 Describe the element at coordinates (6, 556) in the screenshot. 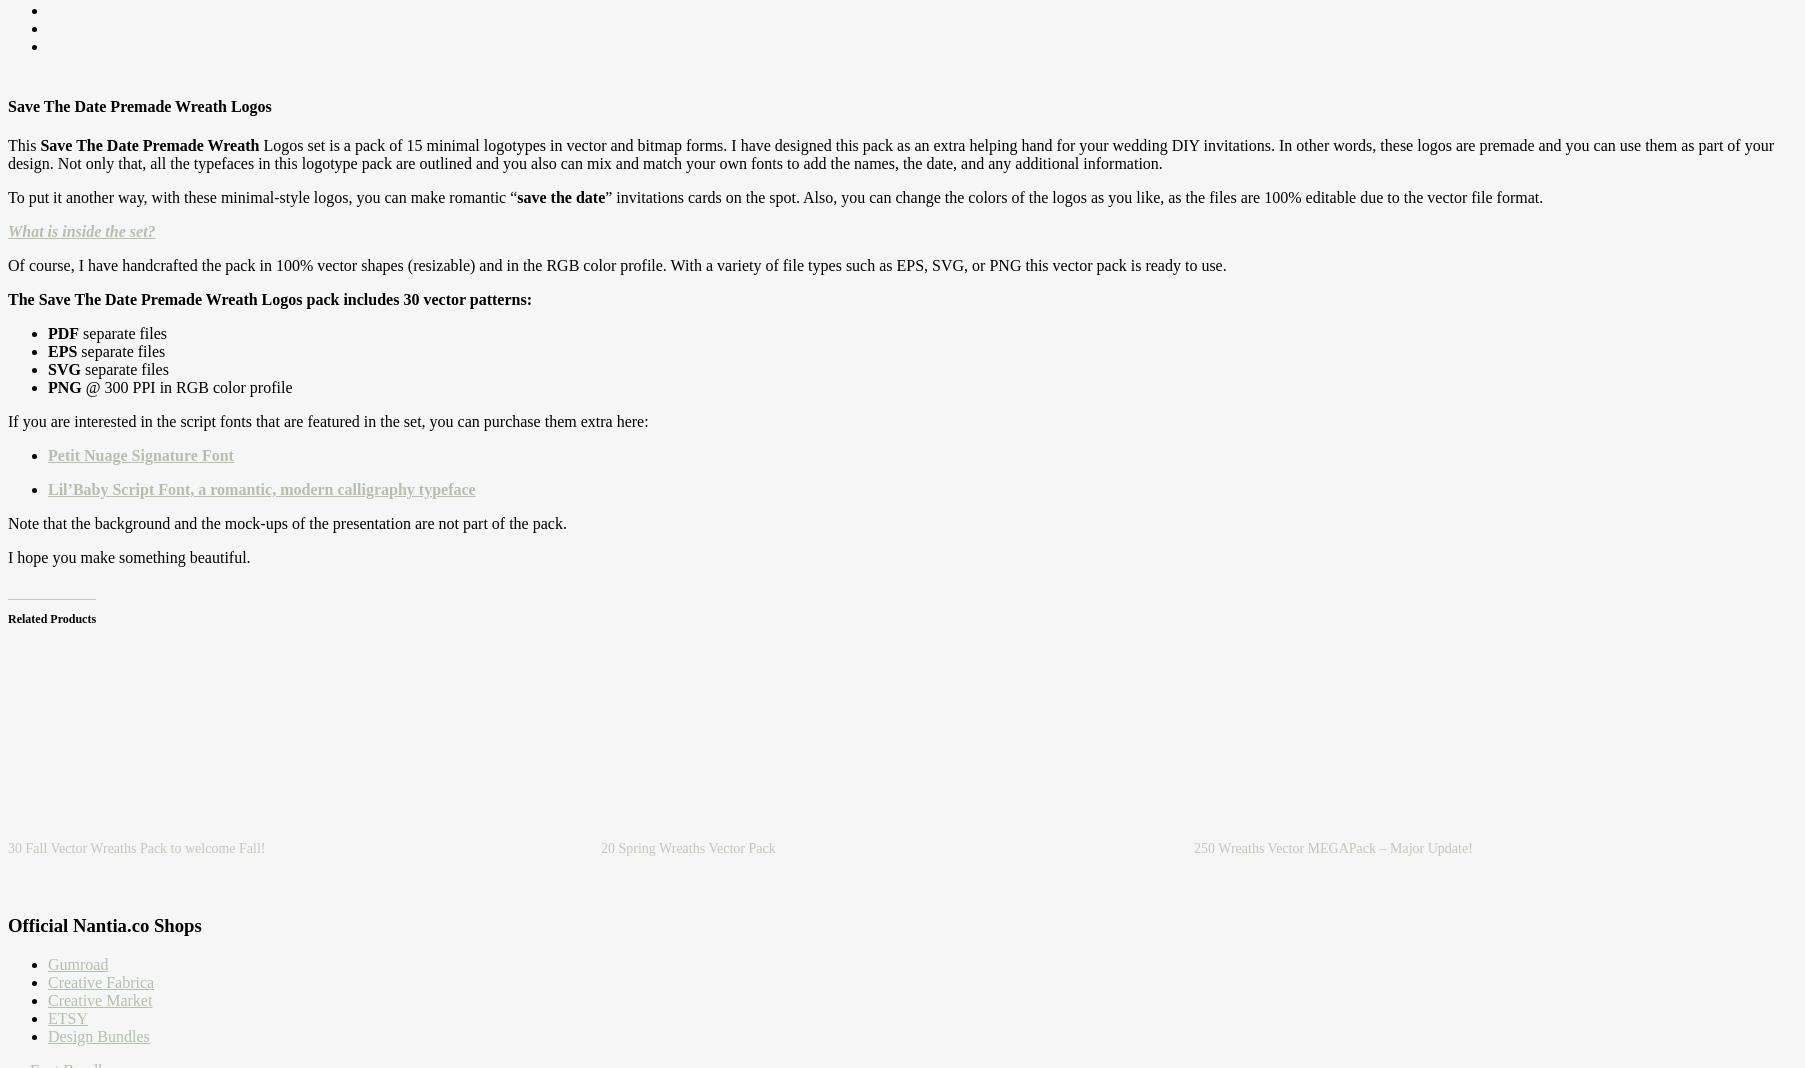

I see `'I hope you make something beautiful.'` at that location.